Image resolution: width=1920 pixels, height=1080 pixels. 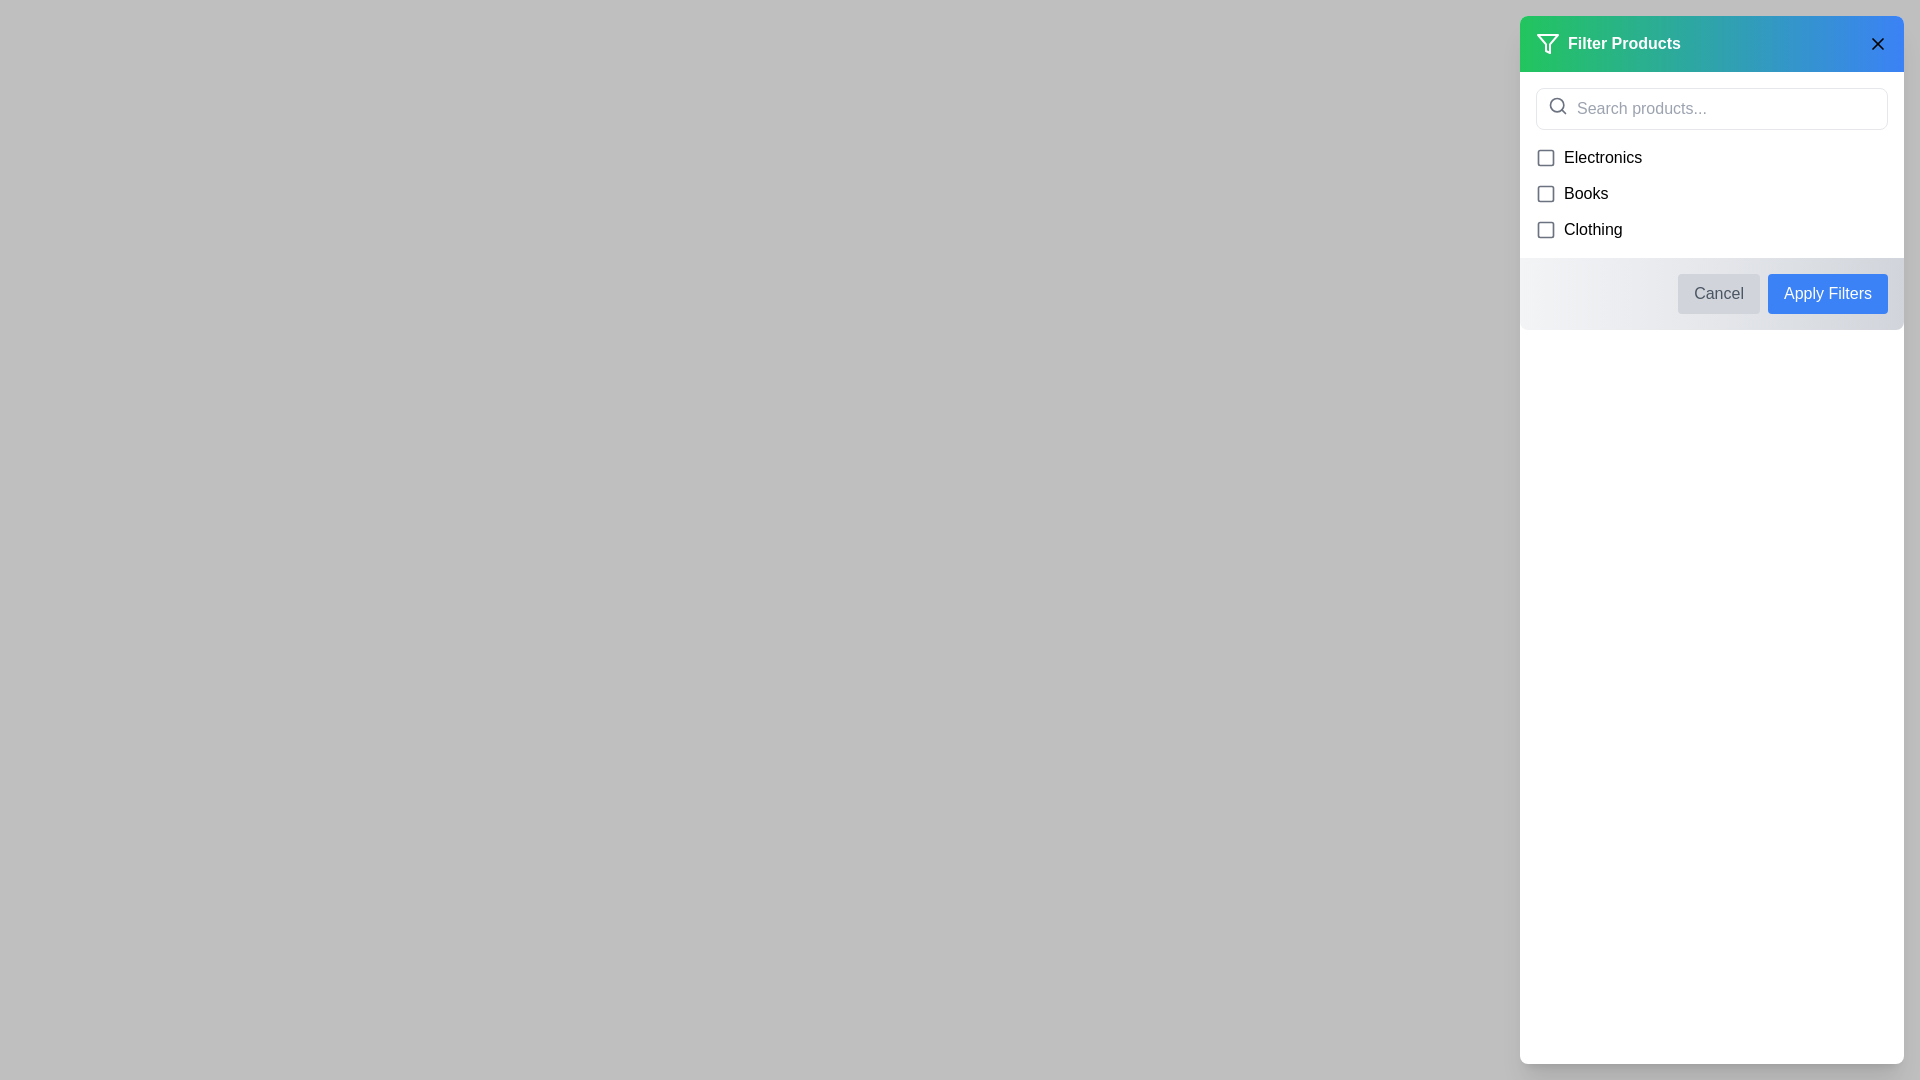 I want to click on the 'Books' checkbox, so click(x=1711, y=193).